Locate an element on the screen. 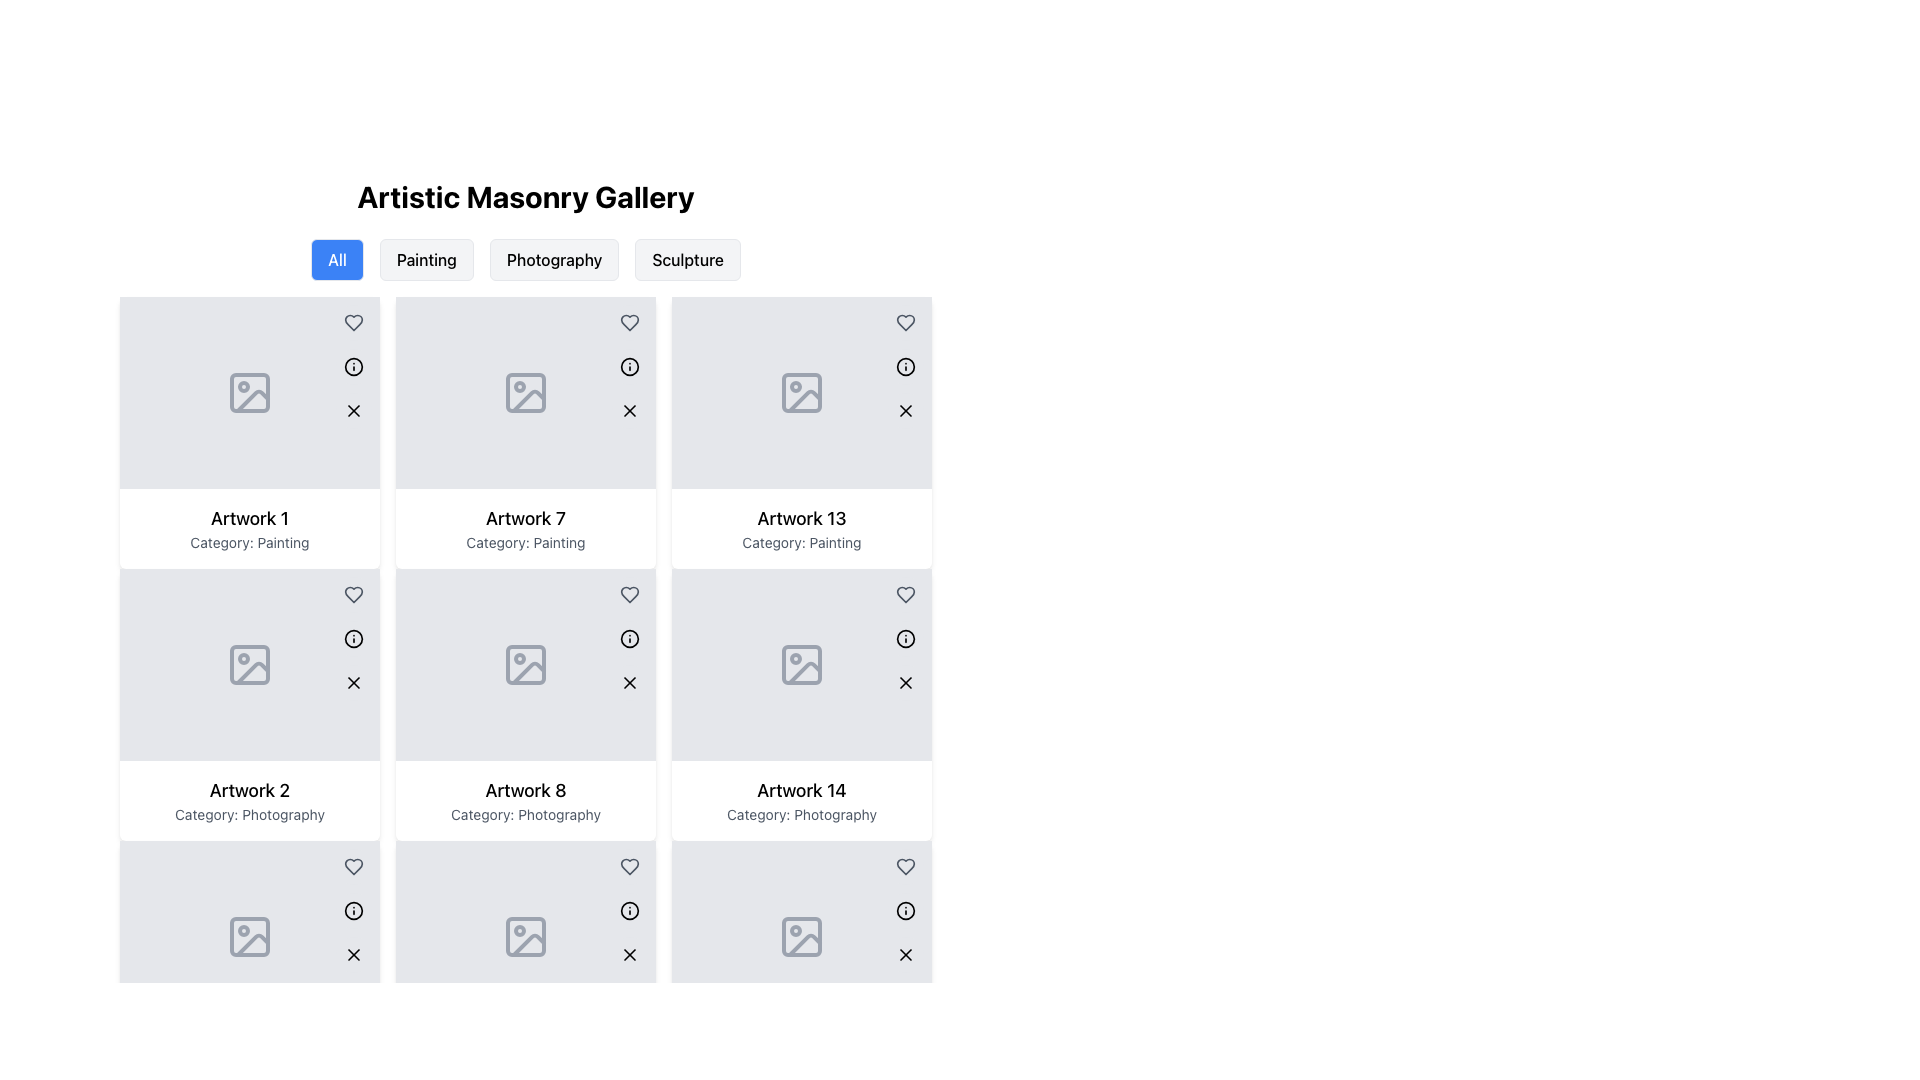  the circular button with a light gray background and a black 'X' icon, located at the top-right corner of the 'Artwork 14' card is located at coordinates (905, 954).